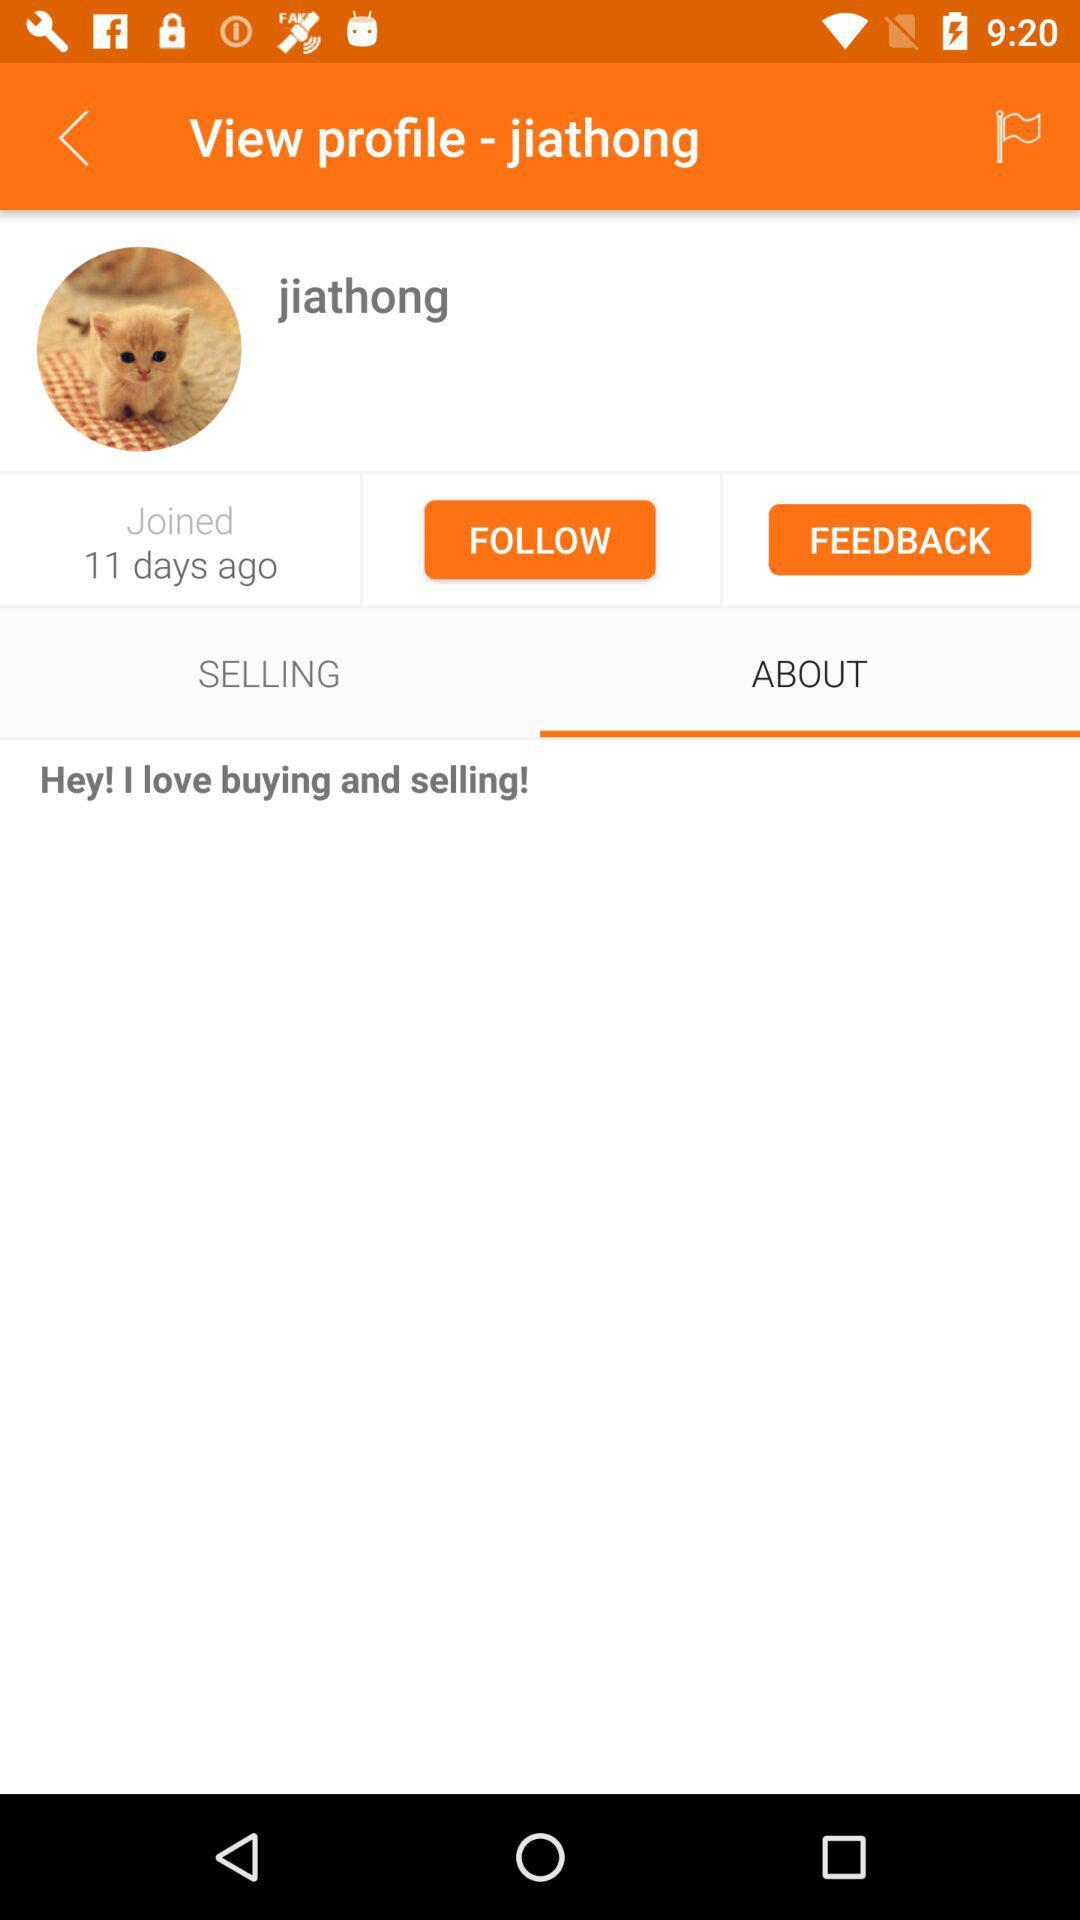 The image size is (1080, 1920). Describe the element at coordinates (540, 539) in the screenshot. I see `the follow icon` at that location.